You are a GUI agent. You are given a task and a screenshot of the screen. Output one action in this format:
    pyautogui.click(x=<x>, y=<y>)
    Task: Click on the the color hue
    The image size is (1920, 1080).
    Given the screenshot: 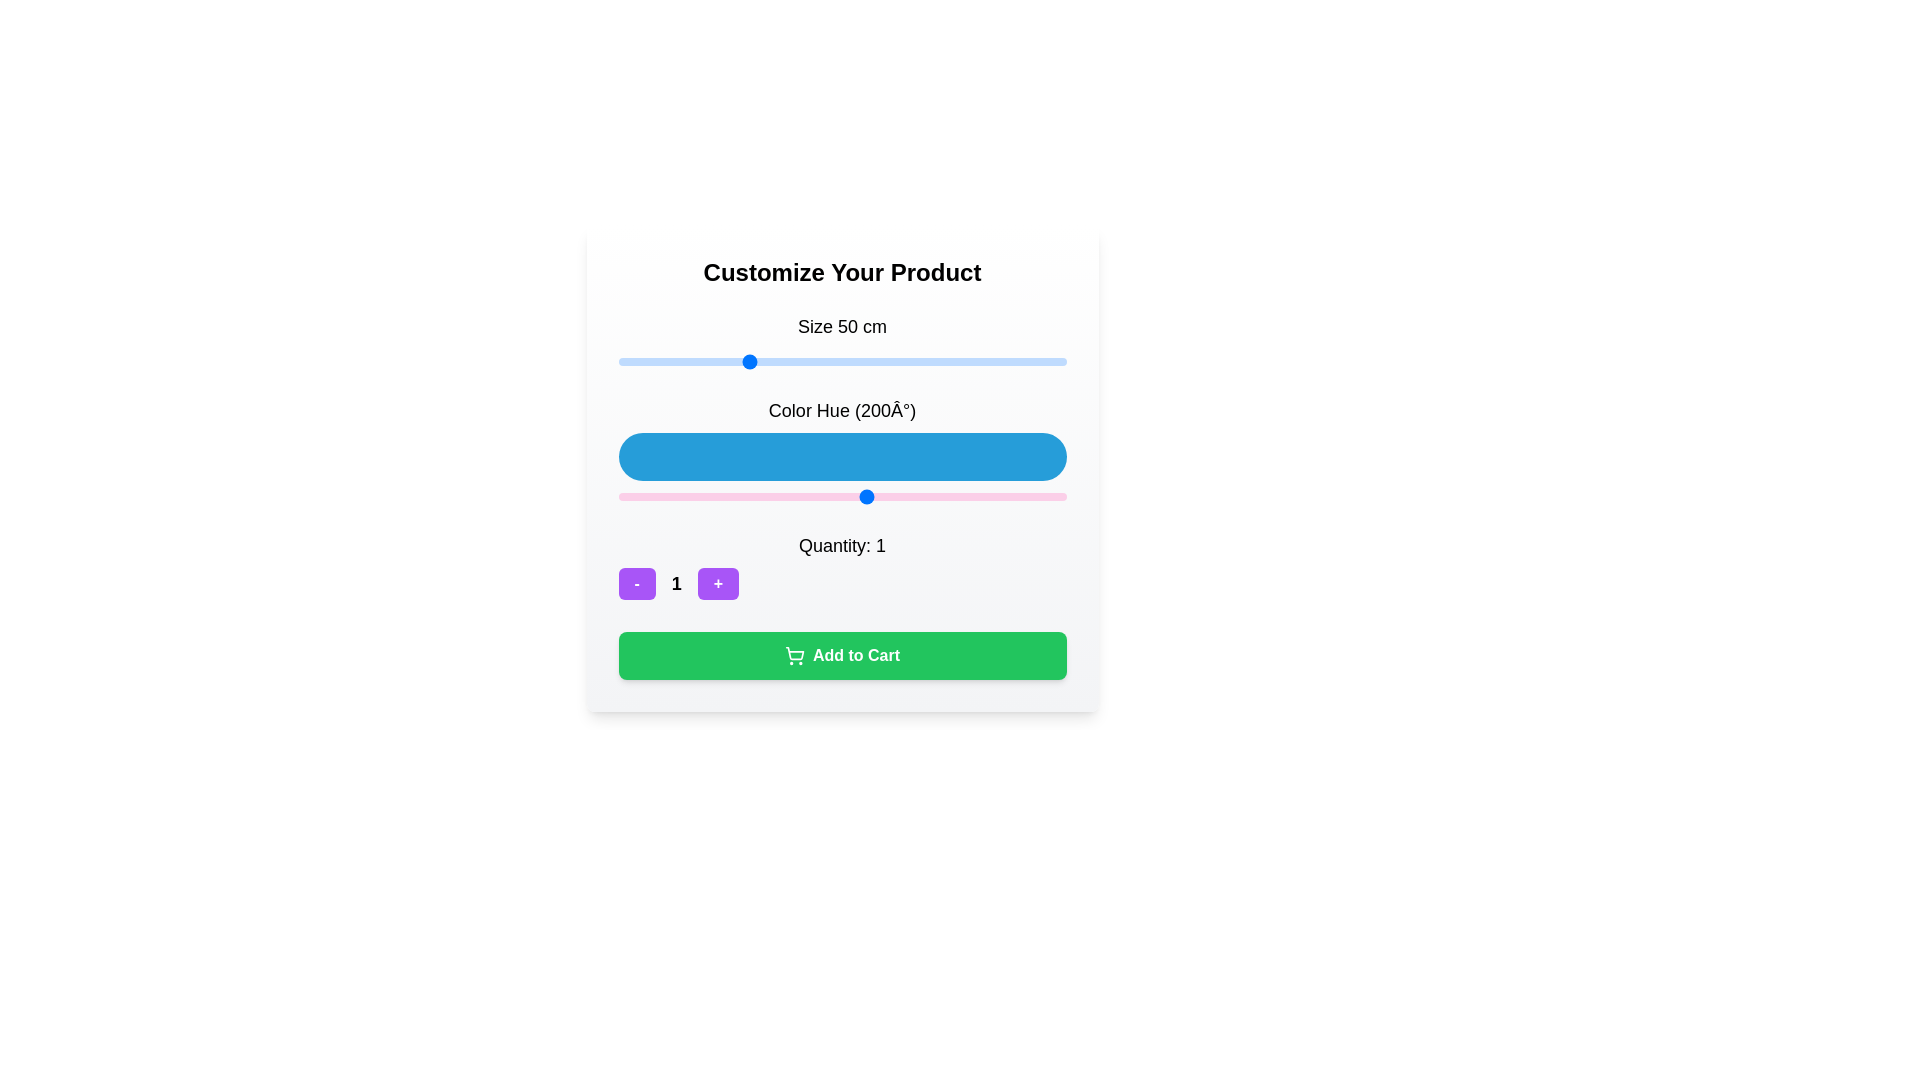 What is the action you would take?
    pyautogui.click(x=769, y=496)
    